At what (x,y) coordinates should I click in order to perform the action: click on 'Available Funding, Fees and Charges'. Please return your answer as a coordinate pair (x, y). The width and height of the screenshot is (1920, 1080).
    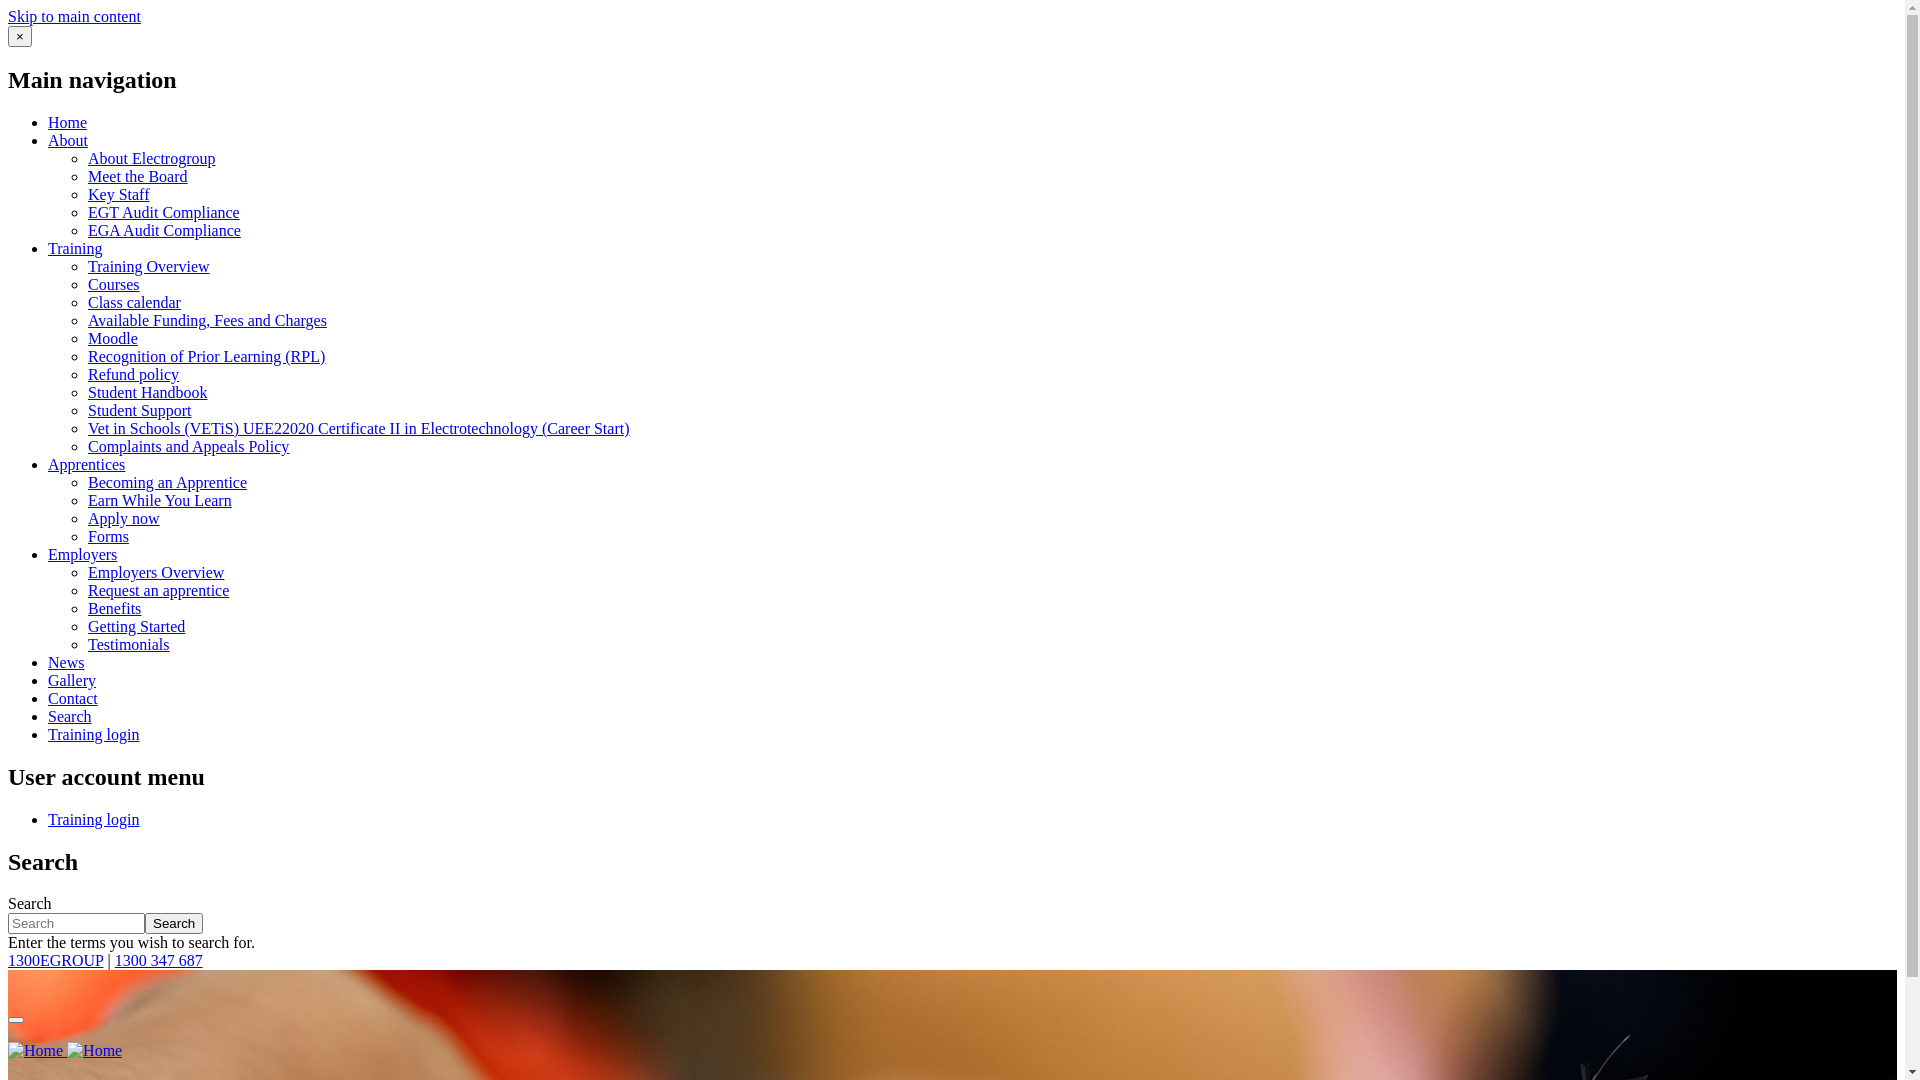
    Looking at the image, I should click on (207, 319).